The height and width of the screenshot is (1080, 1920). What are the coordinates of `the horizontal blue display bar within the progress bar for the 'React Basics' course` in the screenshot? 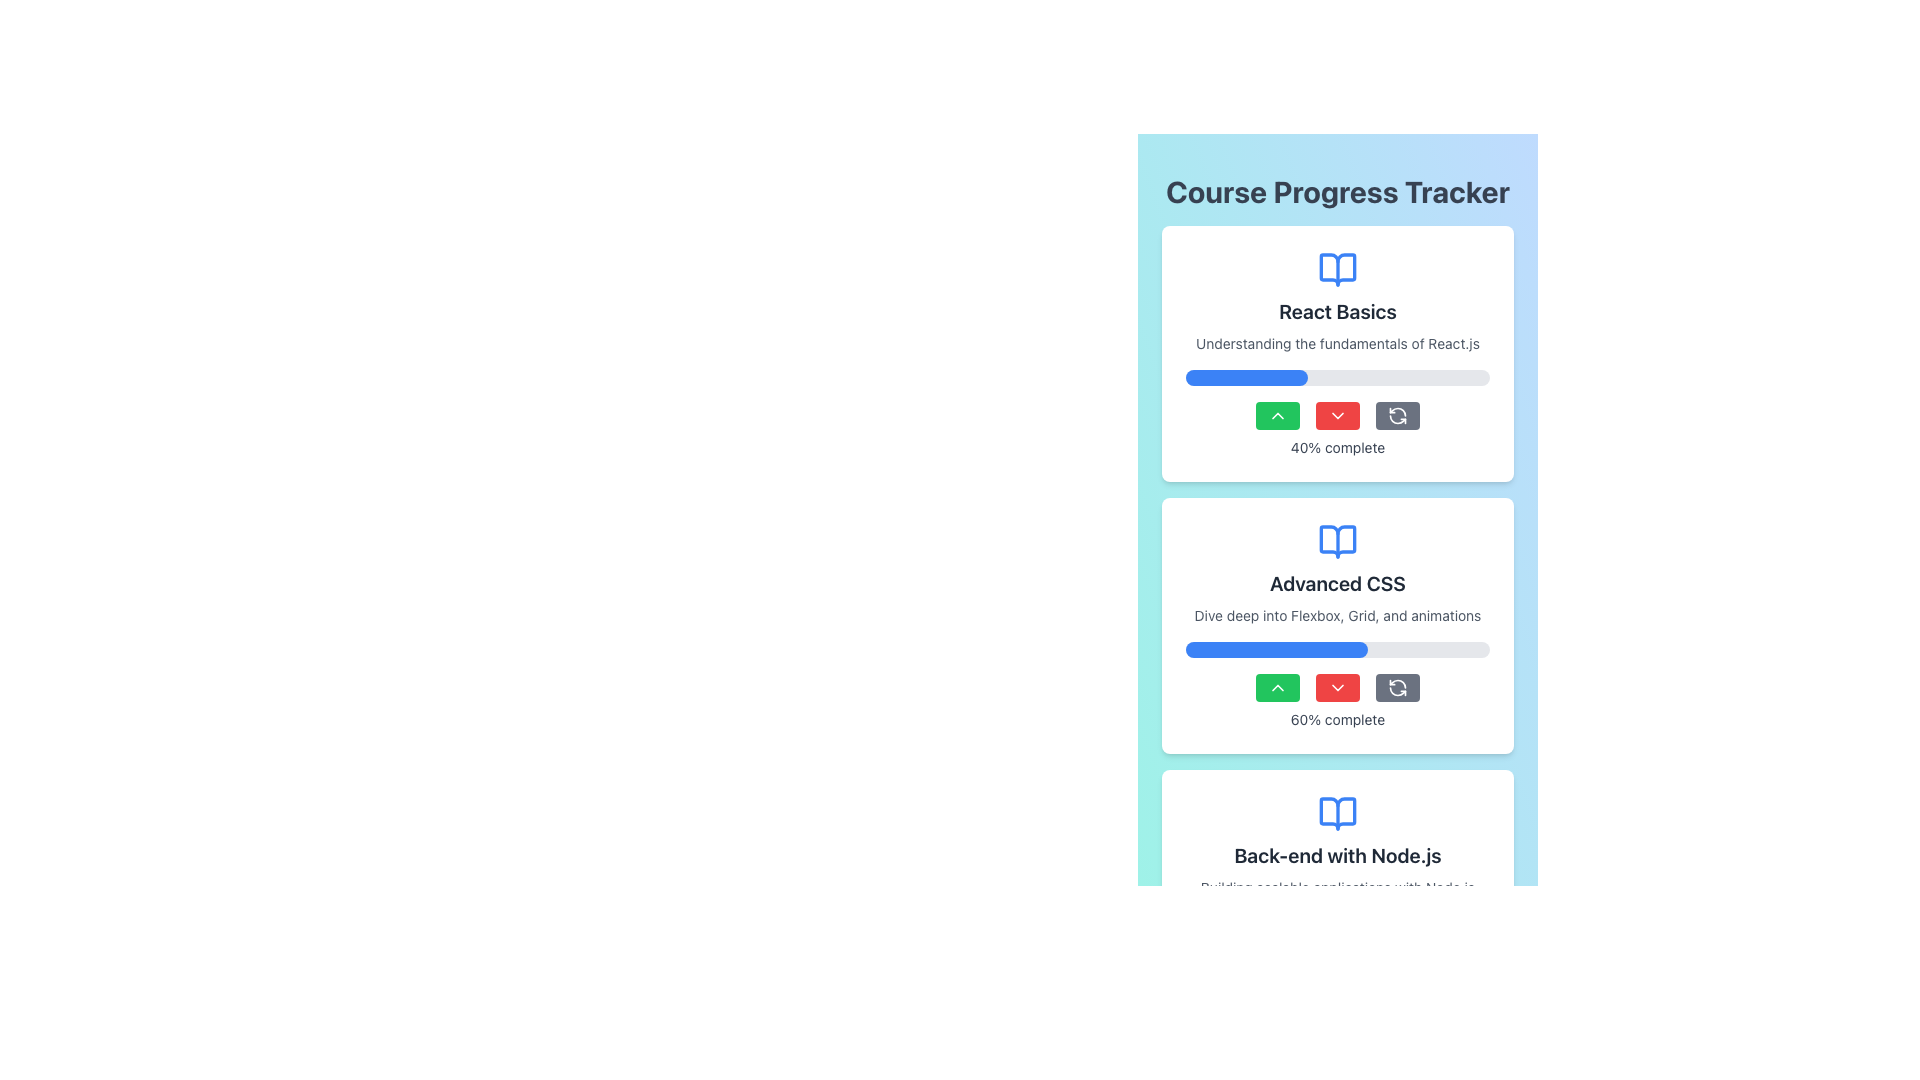 It's located at (1245, 378).